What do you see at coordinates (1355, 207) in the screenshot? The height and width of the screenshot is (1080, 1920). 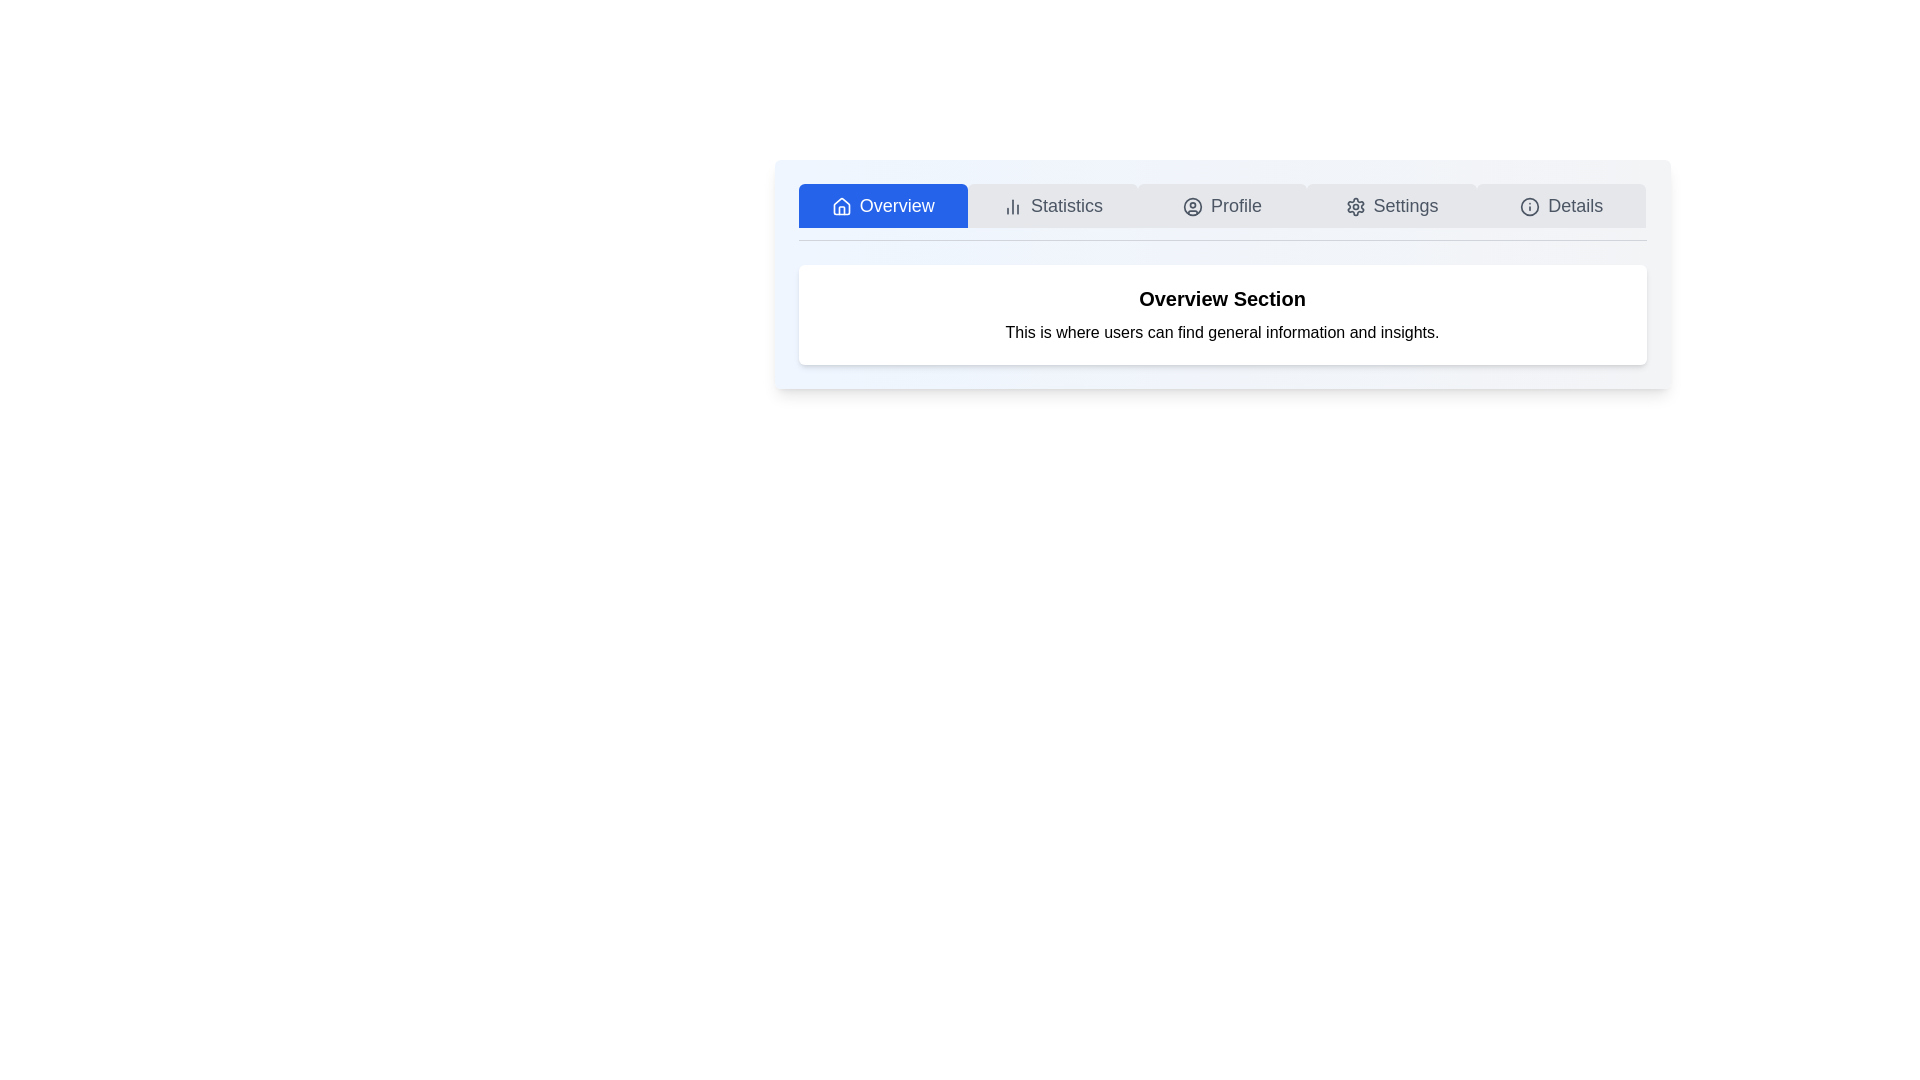 I see `the settings icon` at bounding box center [1355, 207].